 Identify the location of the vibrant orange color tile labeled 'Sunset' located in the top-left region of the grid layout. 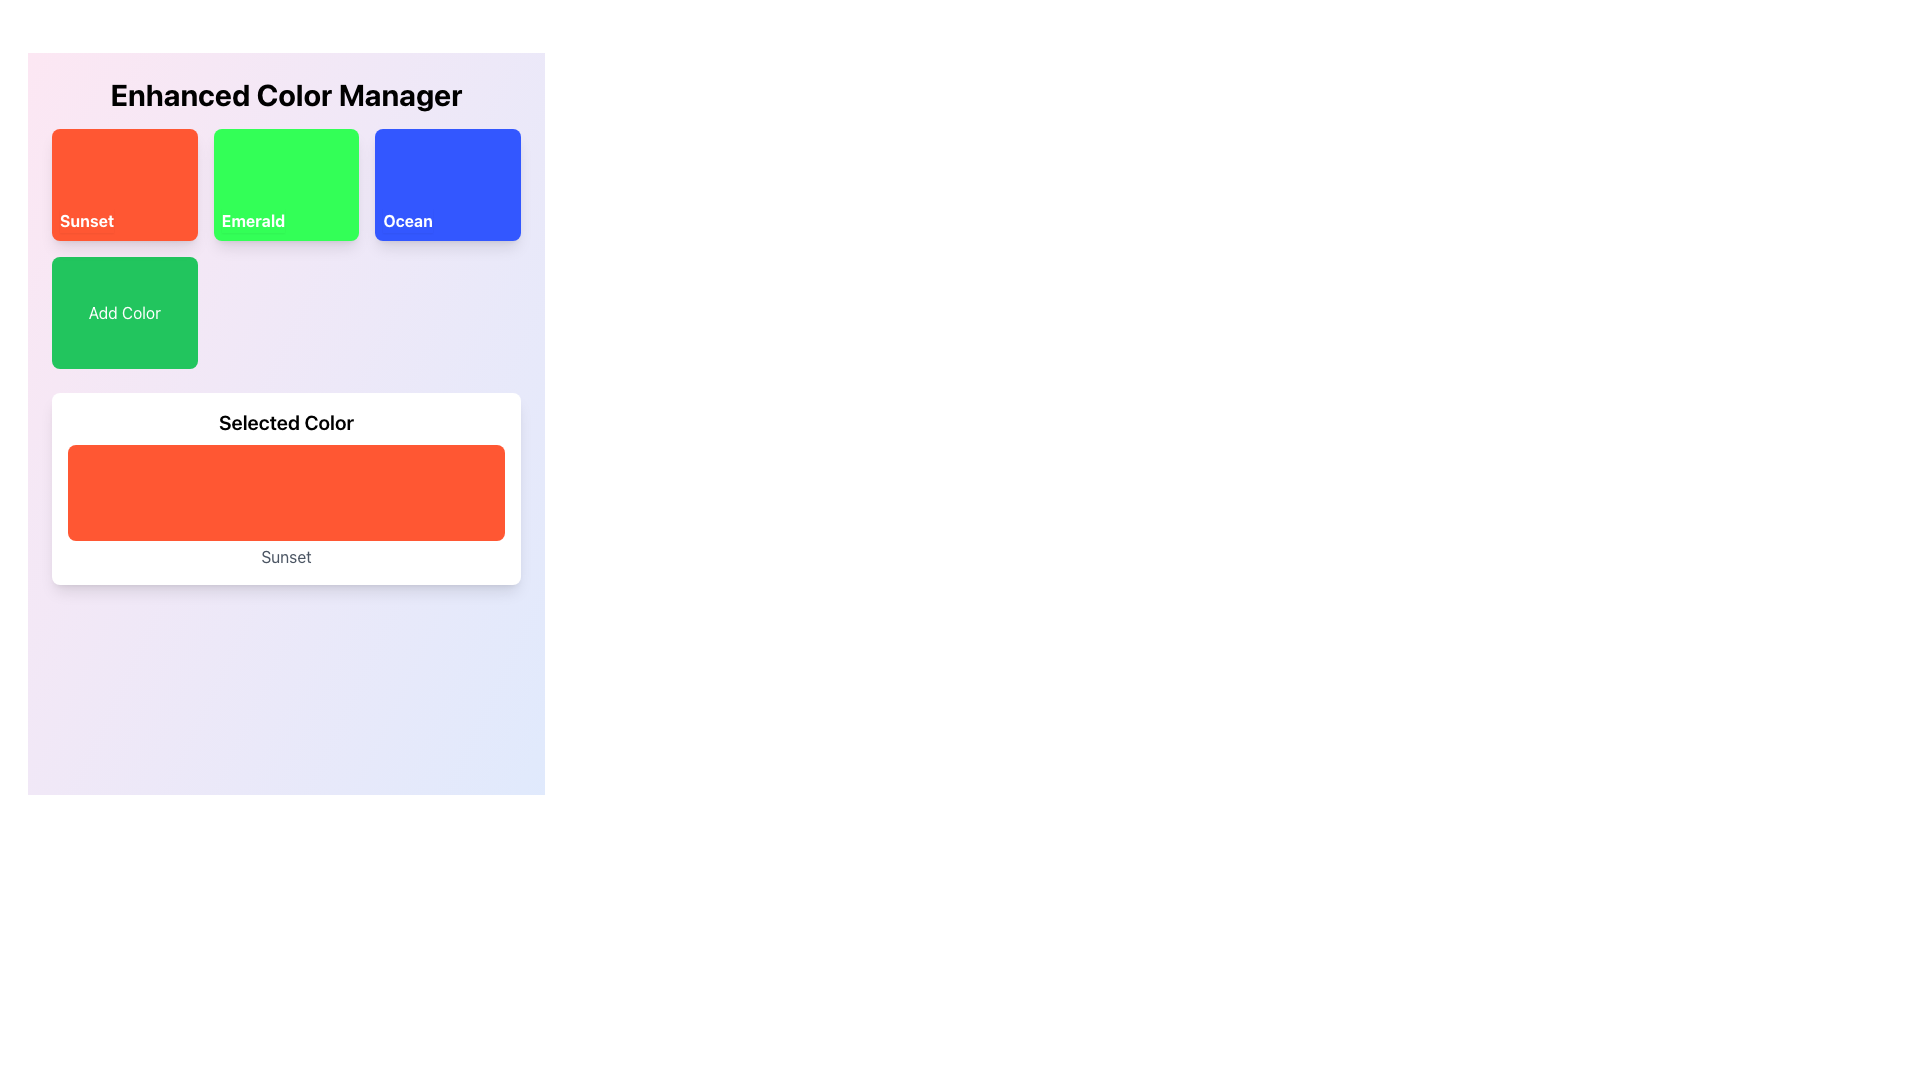
(123, 185).